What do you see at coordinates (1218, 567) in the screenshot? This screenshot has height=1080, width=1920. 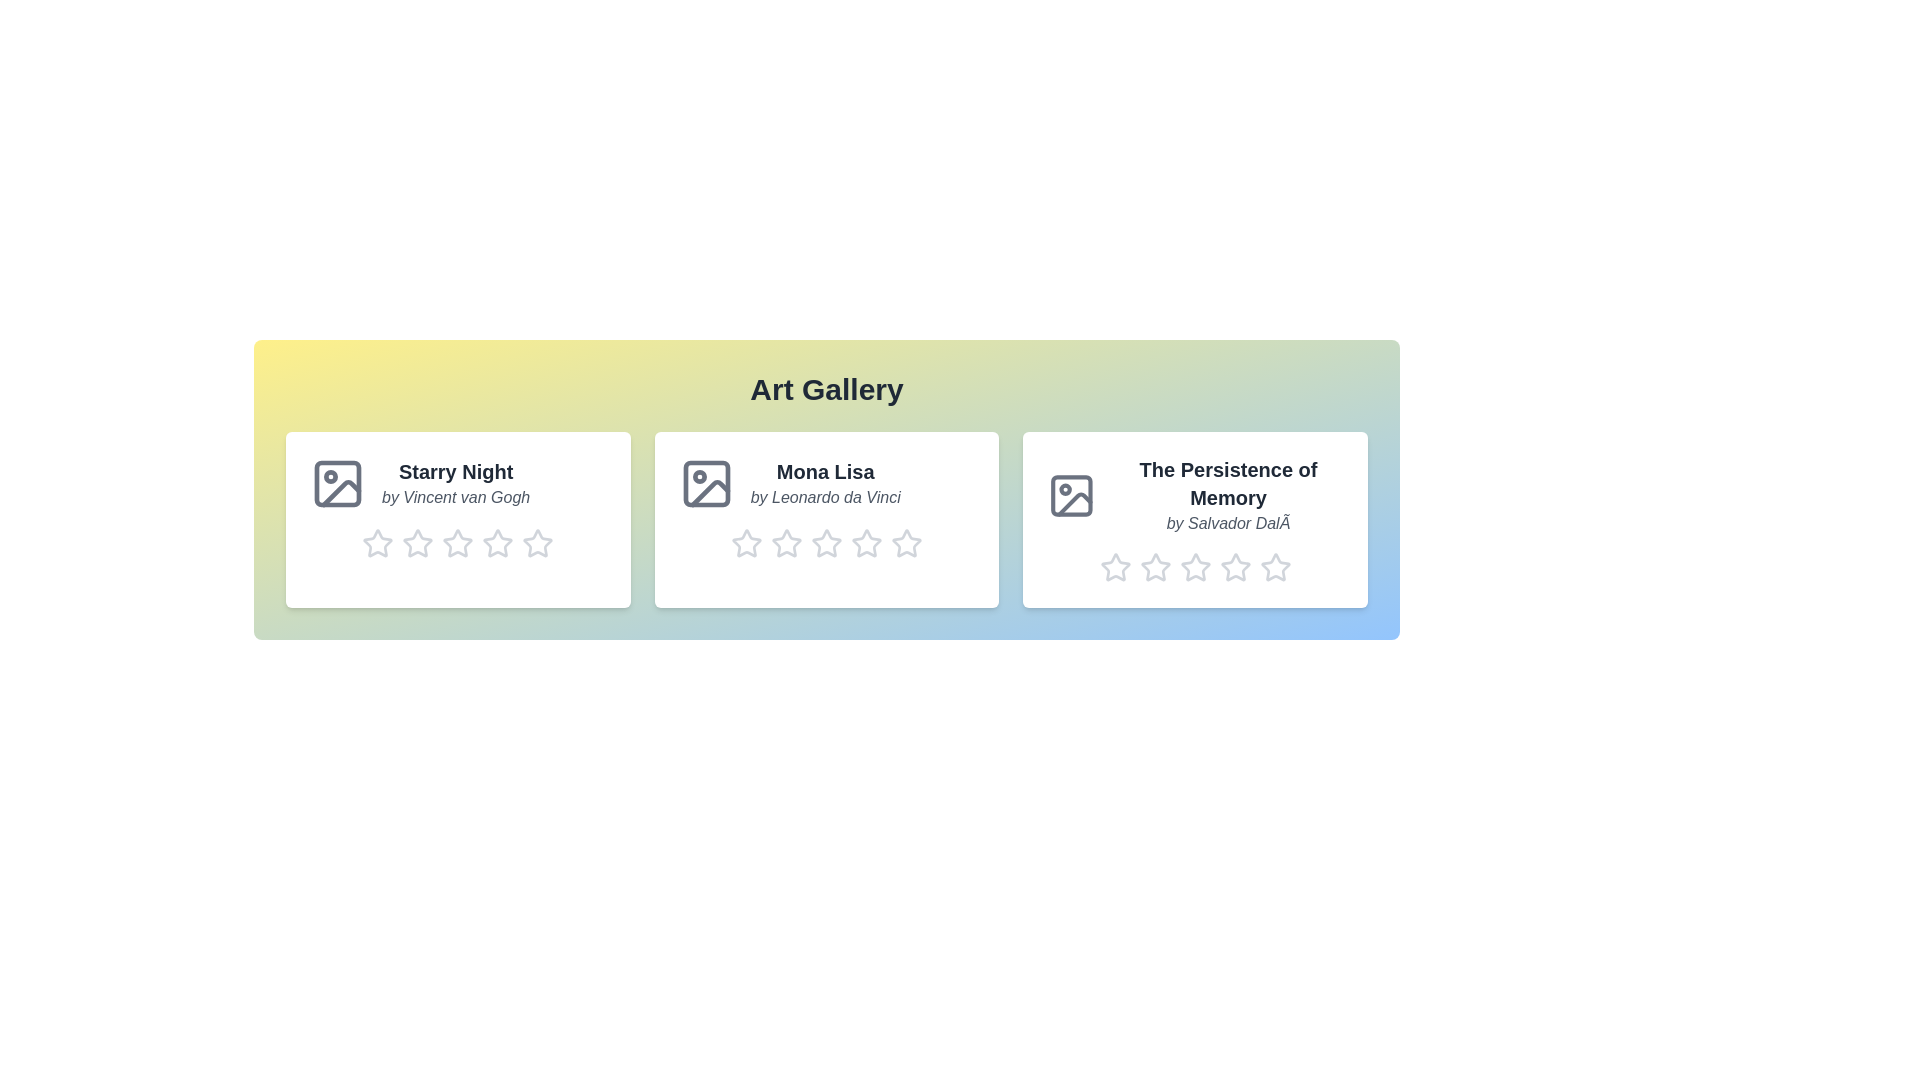 I see `the rating of artwork 3 to 4 stars` at bounding box center [1218, 567].